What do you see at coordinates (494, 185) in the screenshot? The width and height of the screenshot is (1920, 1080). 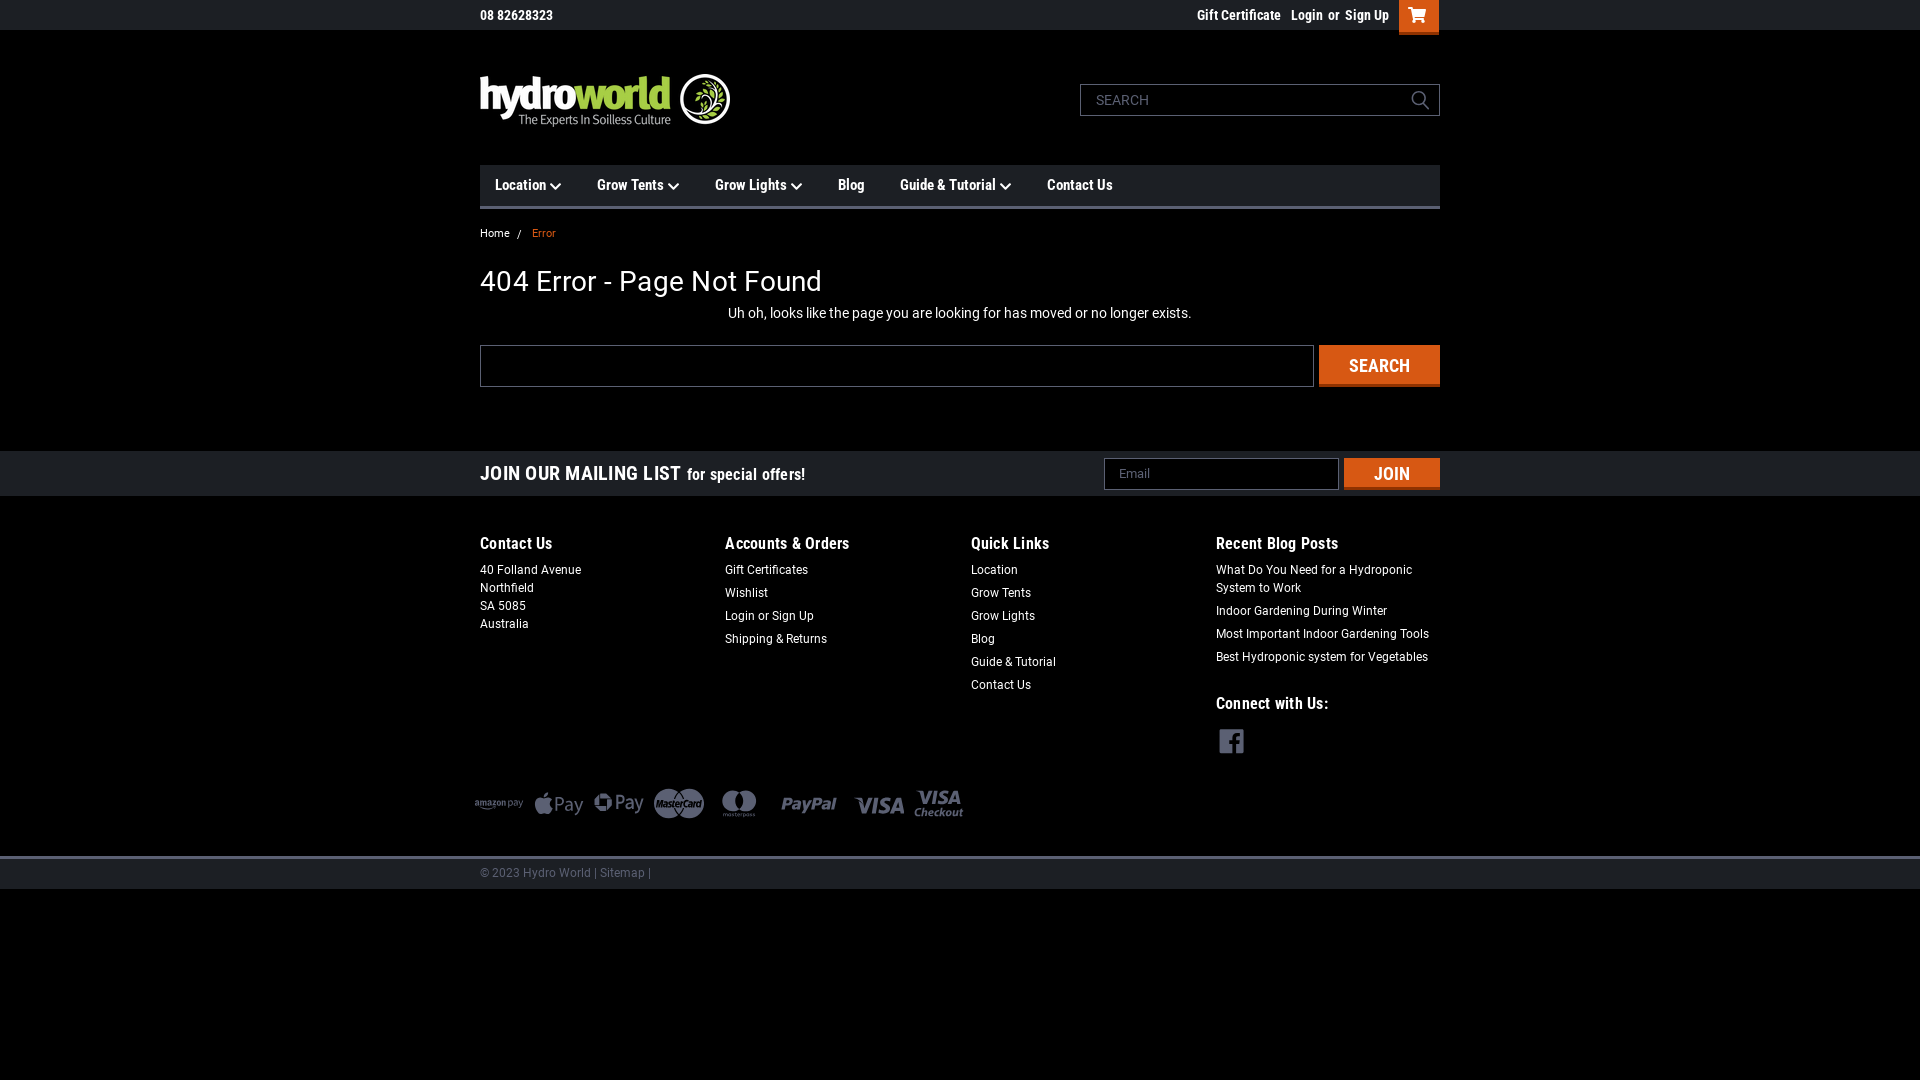 I see `'Location'` at bounding box center [494, 185].